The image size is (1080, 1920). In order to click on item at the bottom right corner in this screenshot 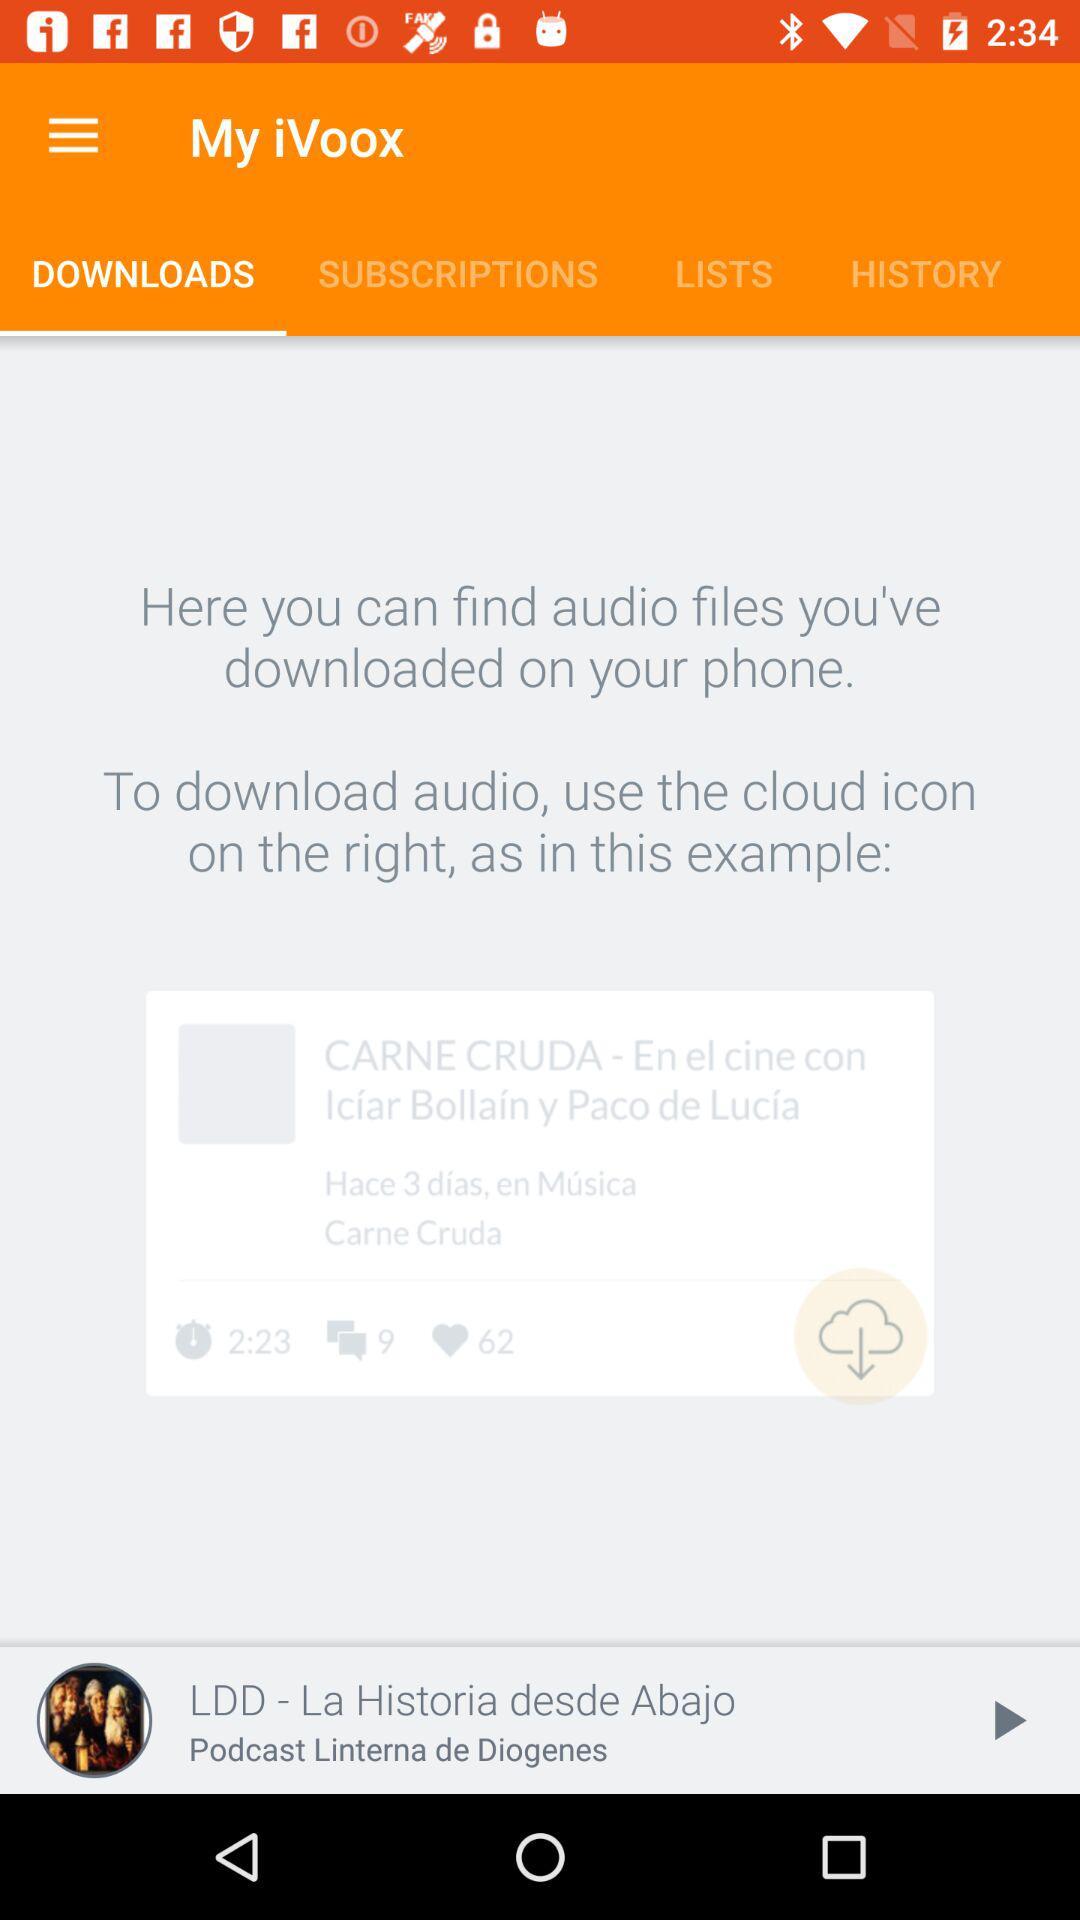, I will do `click(1006, 1719)`.